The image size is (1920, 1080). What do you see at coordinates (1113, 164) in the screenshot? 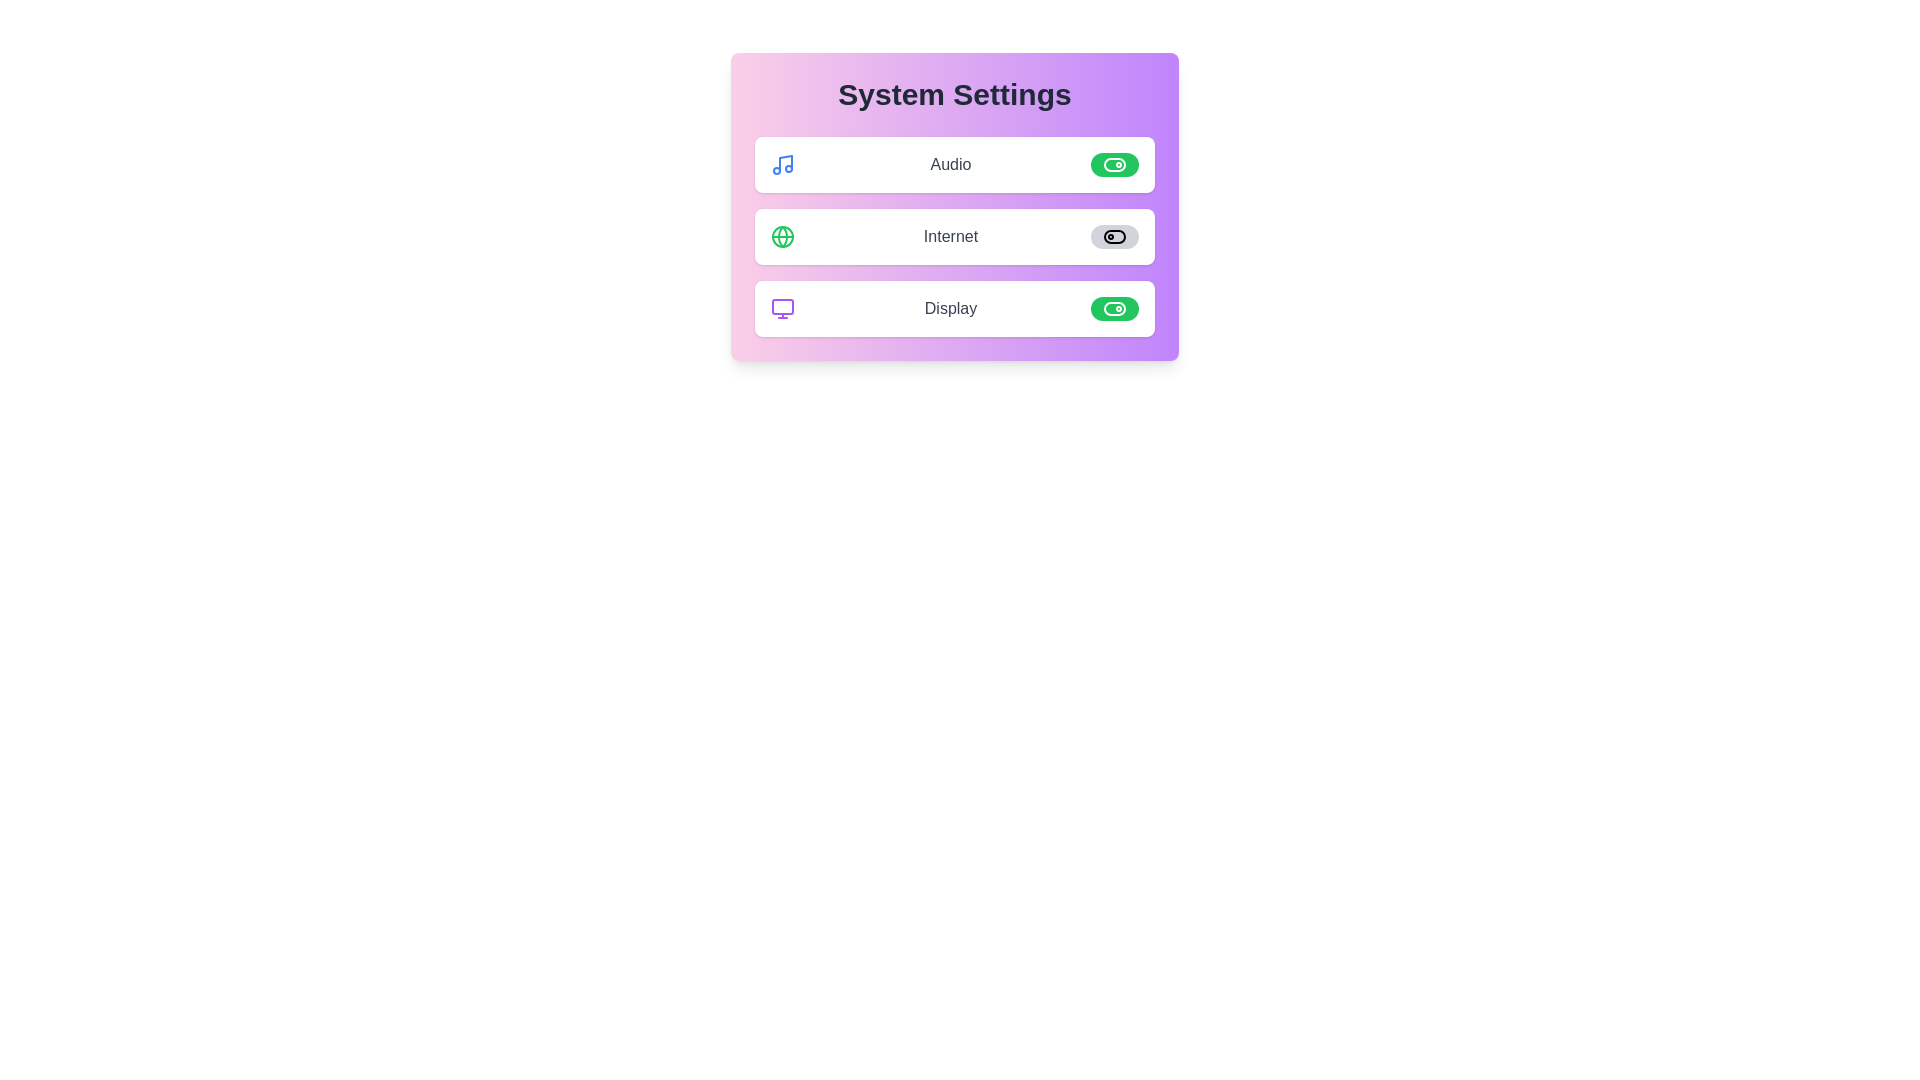
I see `the toggle background for the 'Audio' option in the 'System Settings' interface to switch its state` at bounding box center [1113, 164].